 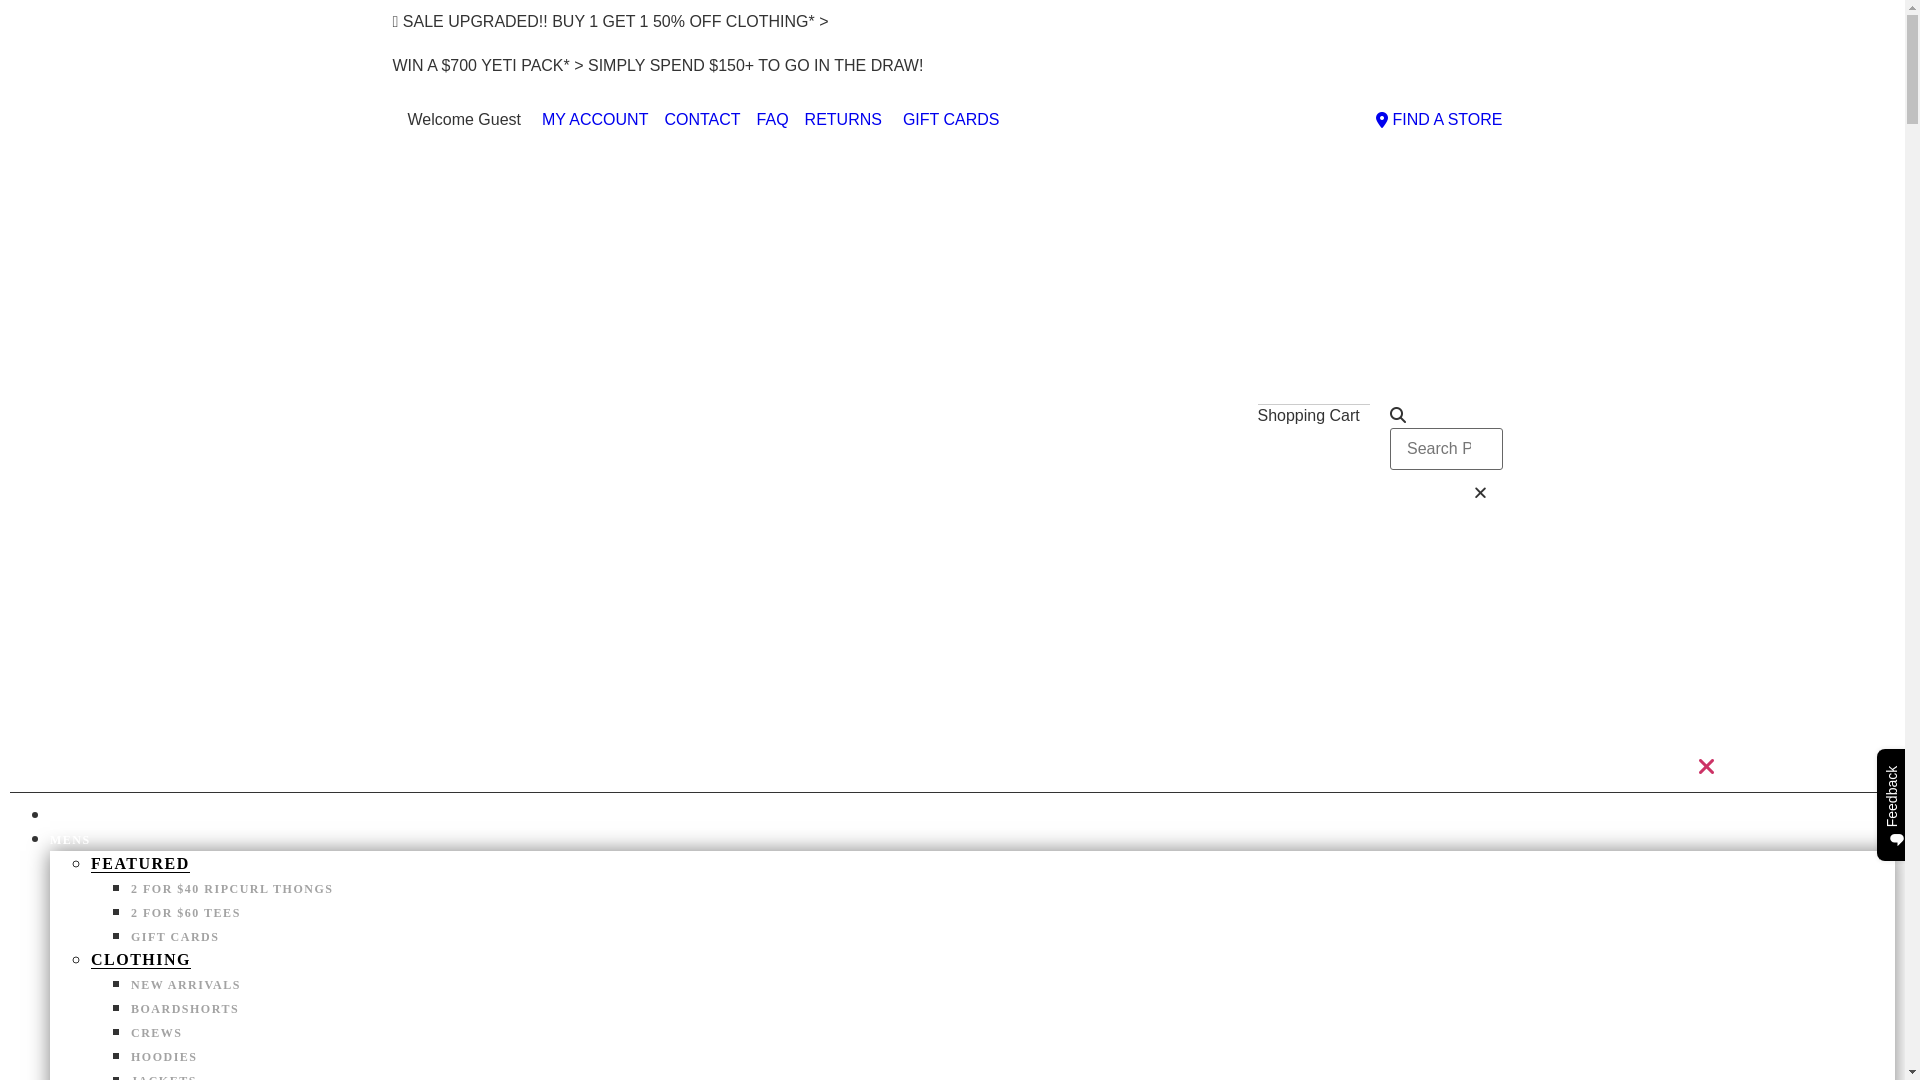 What do you see at coordinates (129, 1033) in the screenshot?
I see `'CREWS'` at bounding box center [129, 1033].